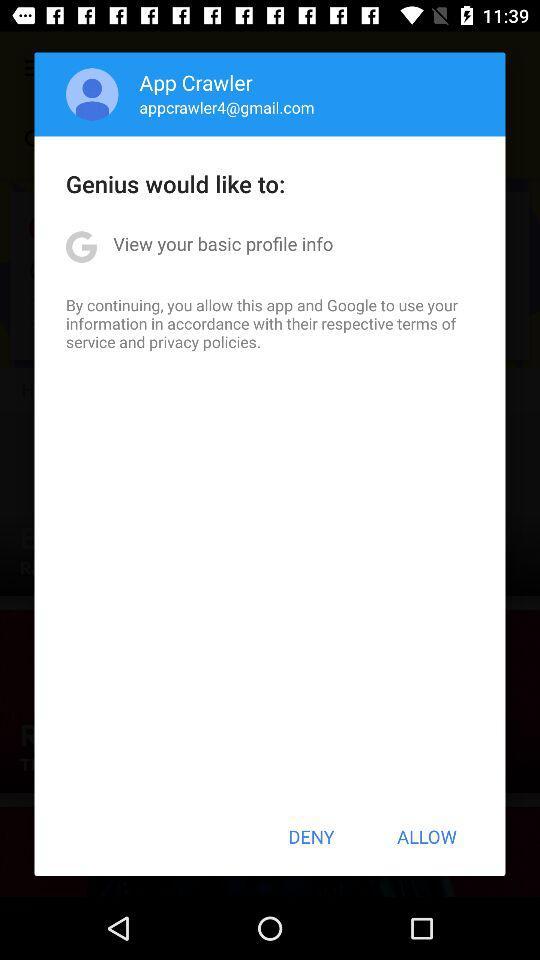 The height and width of the screenshot is (960, 540). Describe the element at coordinates (311, 836) in the screenshot. I see `deny icon` at that location.